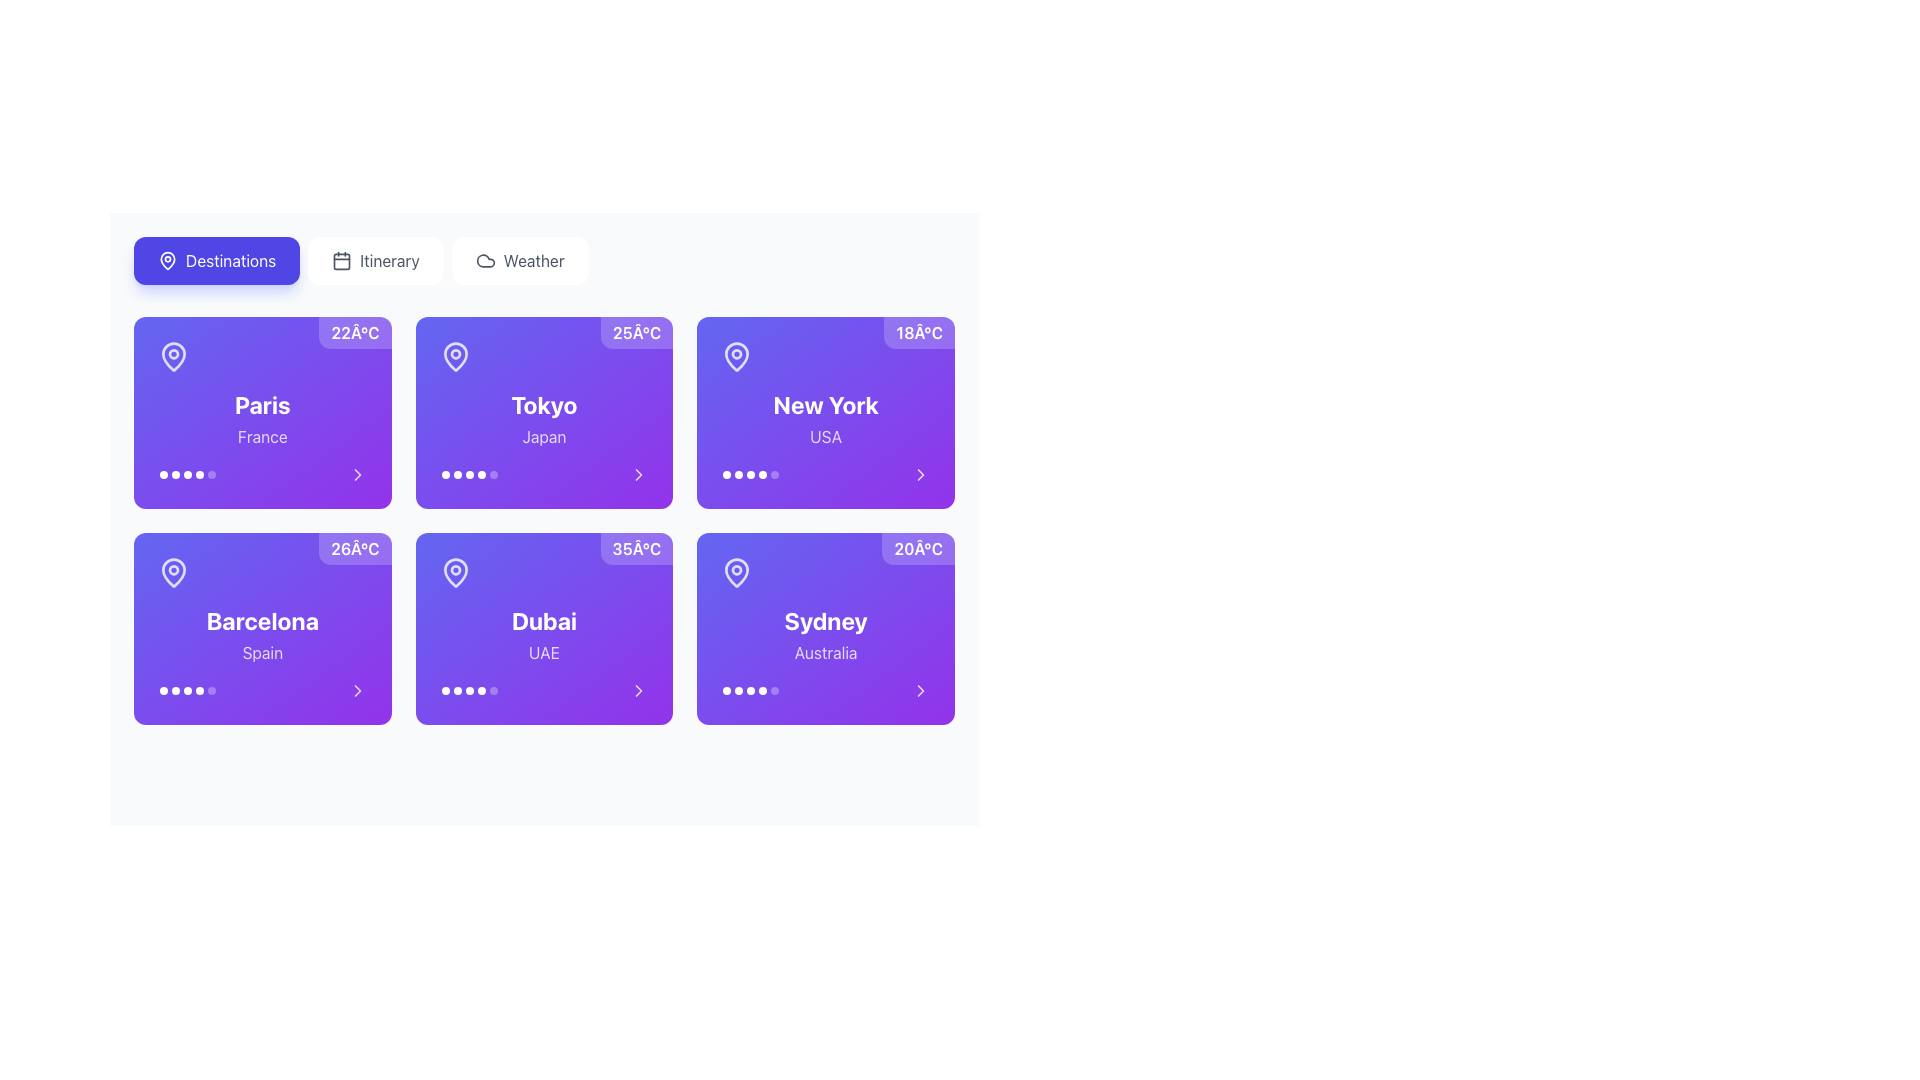 This screenshot has height=1080, width=1920. Describe the element at coordinates (920, 689) in the screenshot. I see `the navigation icon located in the bottom-right corner of the 'Sydney, Australia' card` at that location.